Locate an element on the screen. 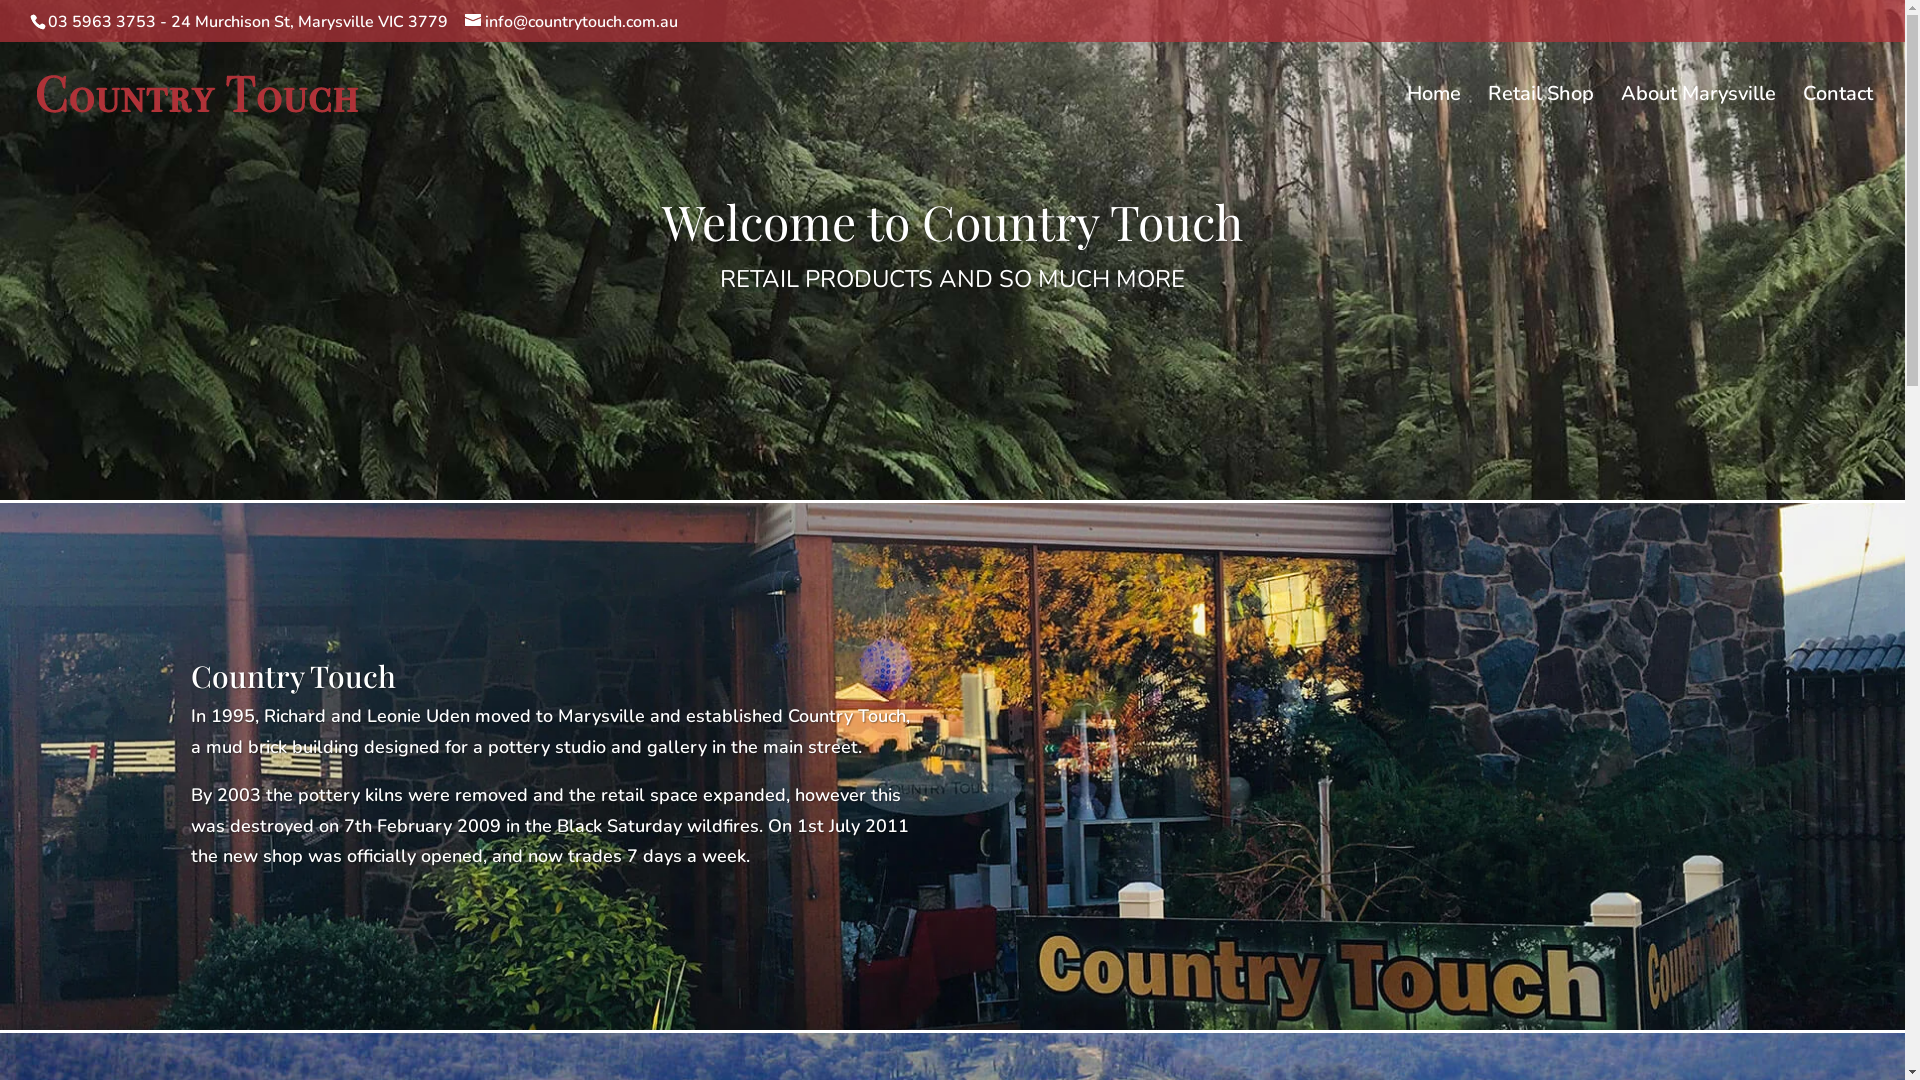 Image resolution: width=1920 pixels, height=1080 pixels. 'Home' is located at coordinates (1433, 116).